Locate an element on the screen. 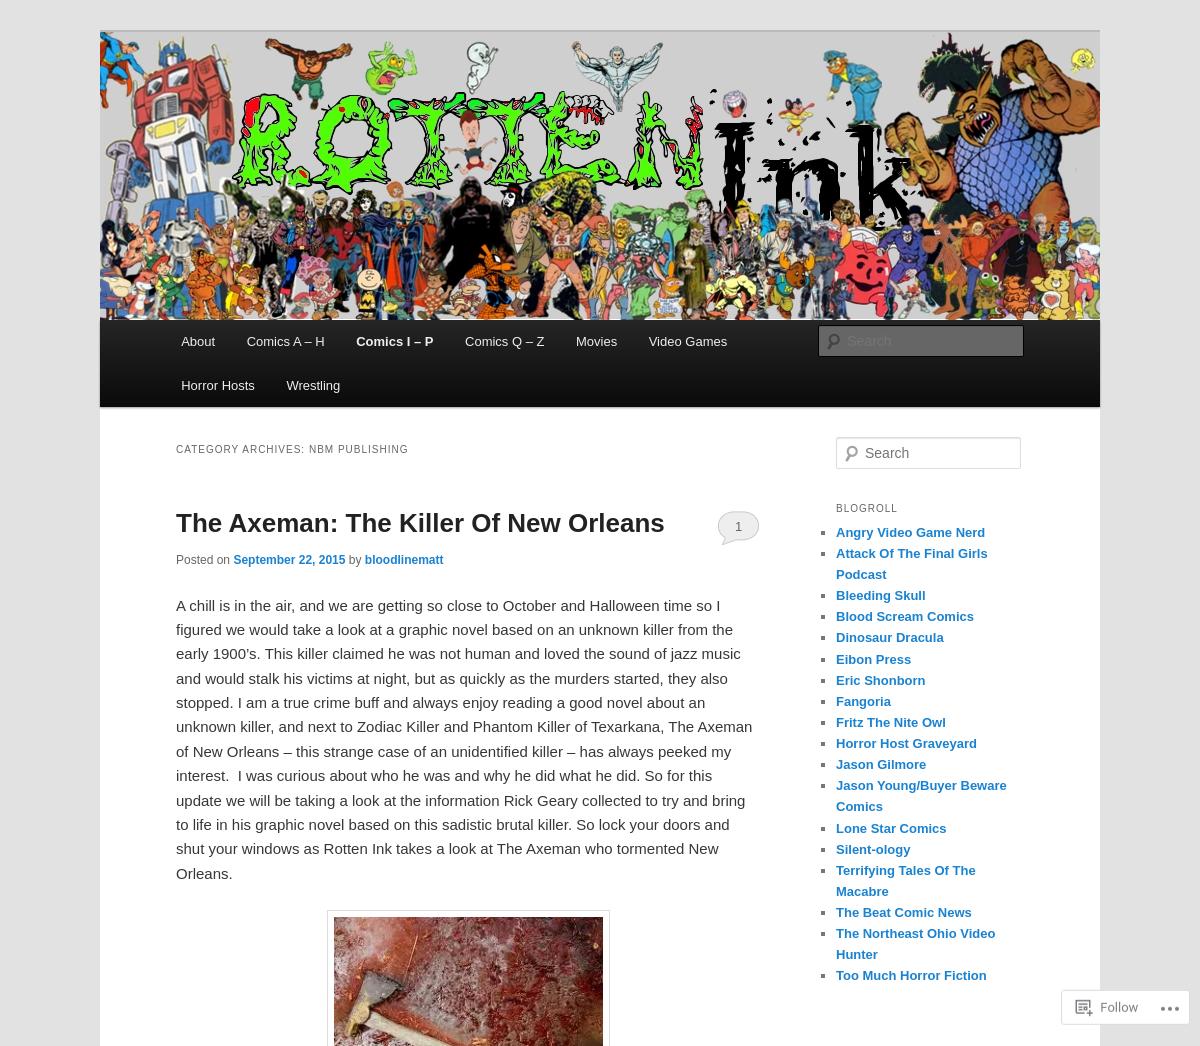 This screenshot has height=1046, width=1200. 'Blogroll' is located at coordinates (865, 507).